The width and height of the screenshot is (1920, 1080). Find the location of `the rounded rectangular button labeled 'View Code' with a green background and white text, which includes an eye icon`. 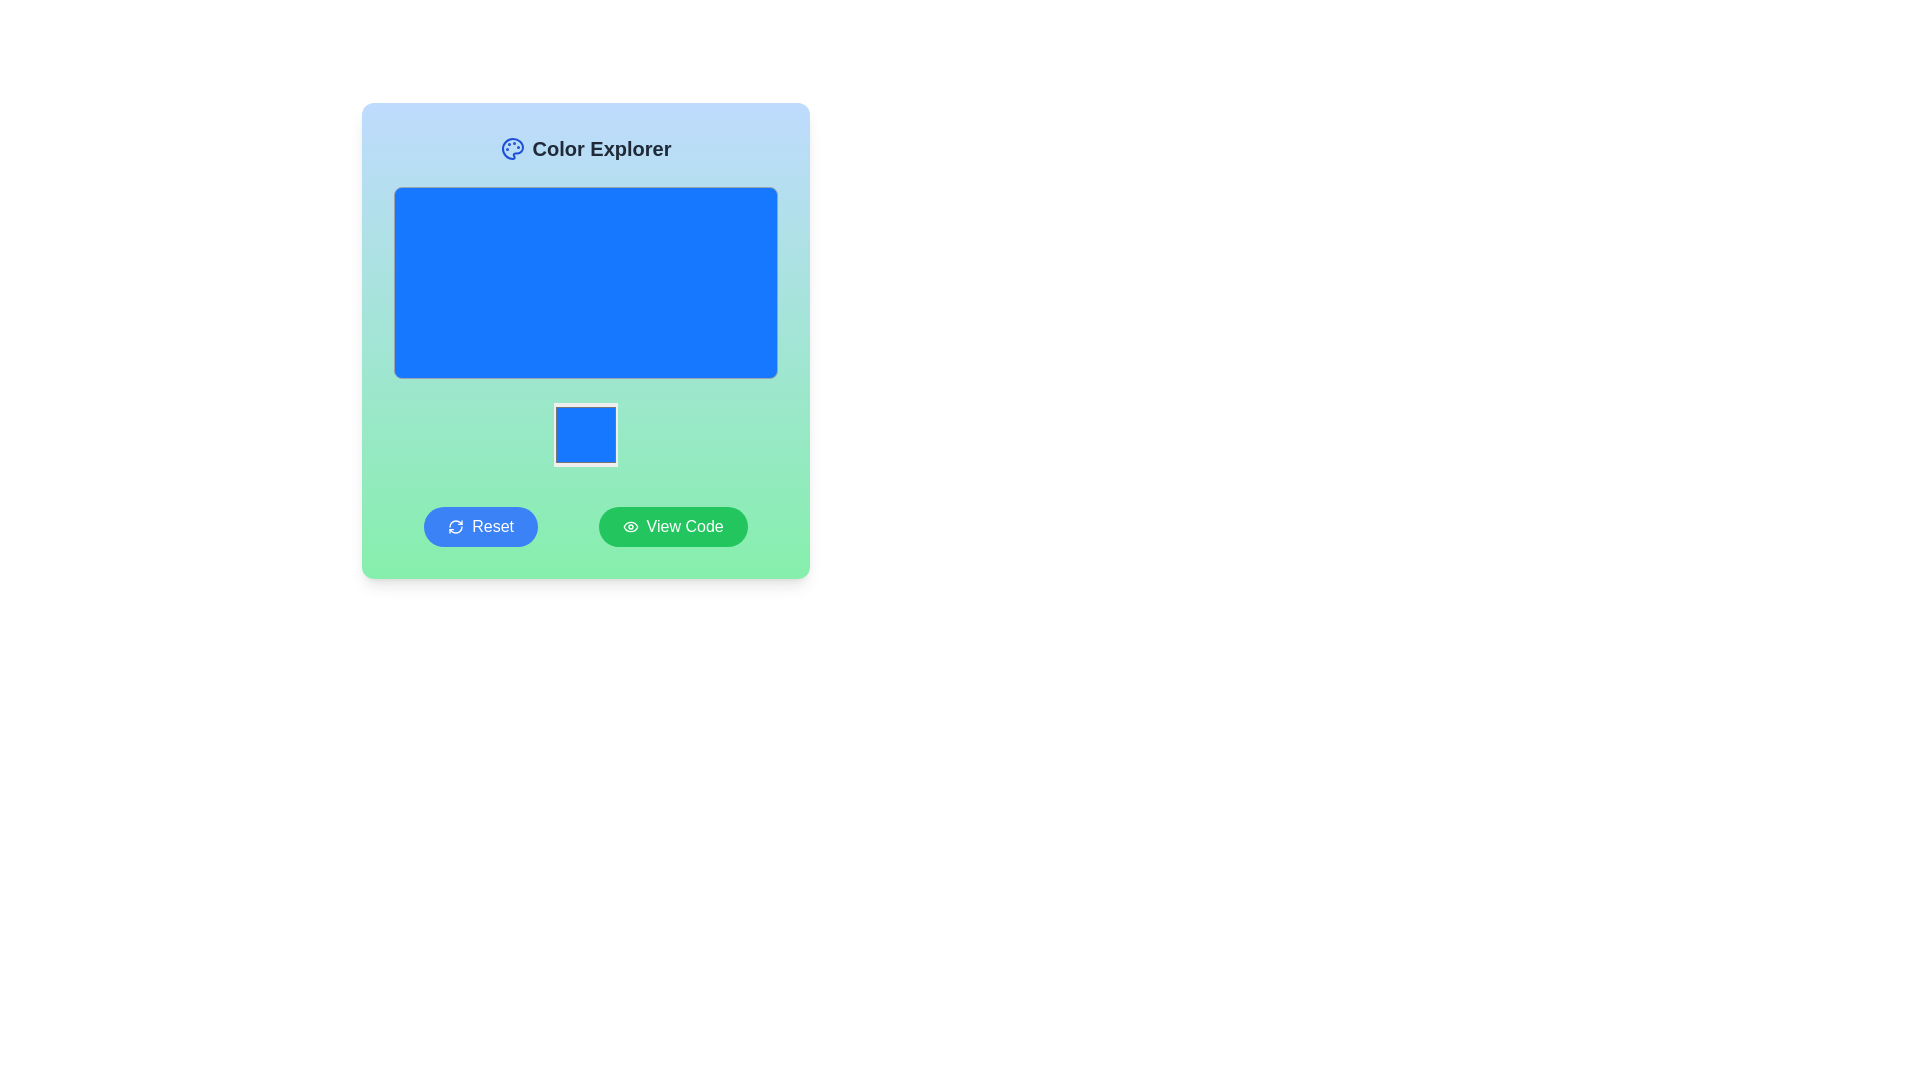

the rounded rectangular button labeled 'View Code' with a green background and white text, which includes an eye icon is located at coordinates (672, 526).